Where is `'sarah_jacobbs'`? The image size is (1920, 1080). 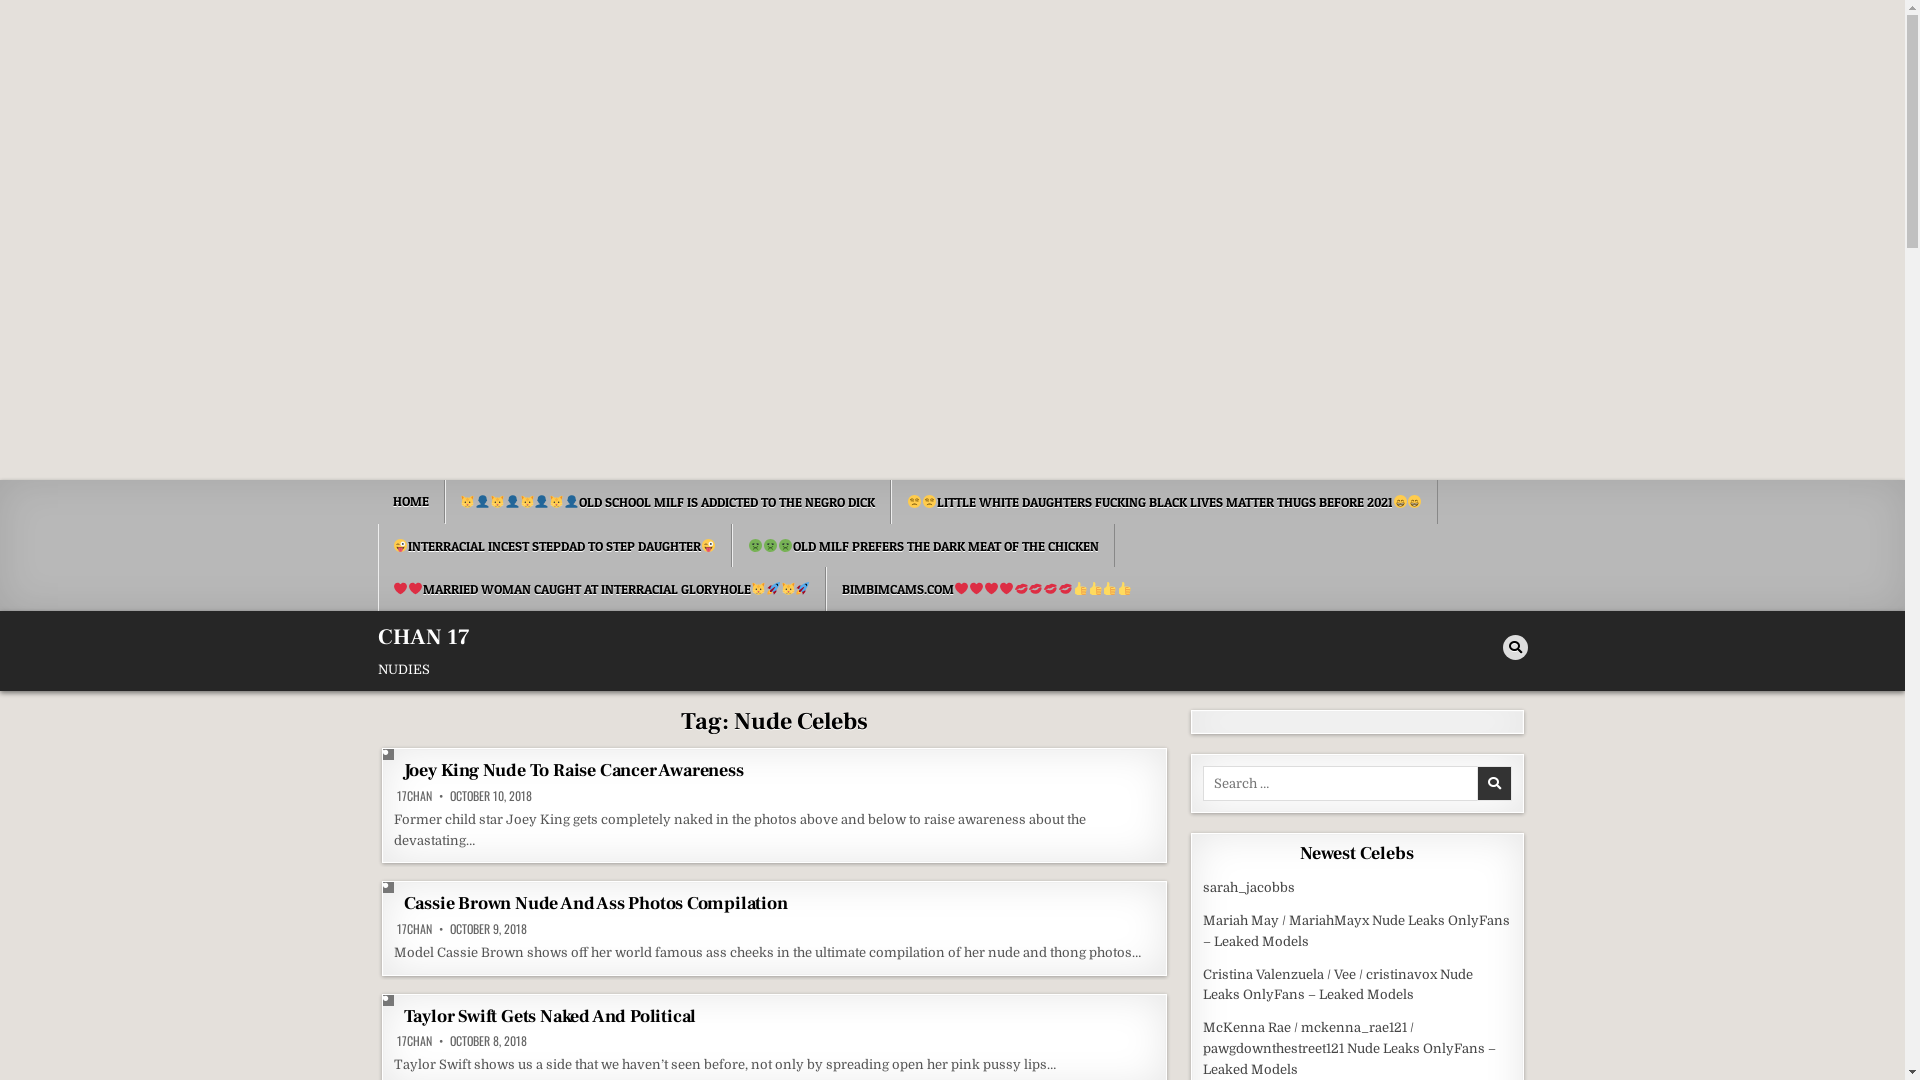 'sarah_jacobbs' is located at coordinates (1247, 886).